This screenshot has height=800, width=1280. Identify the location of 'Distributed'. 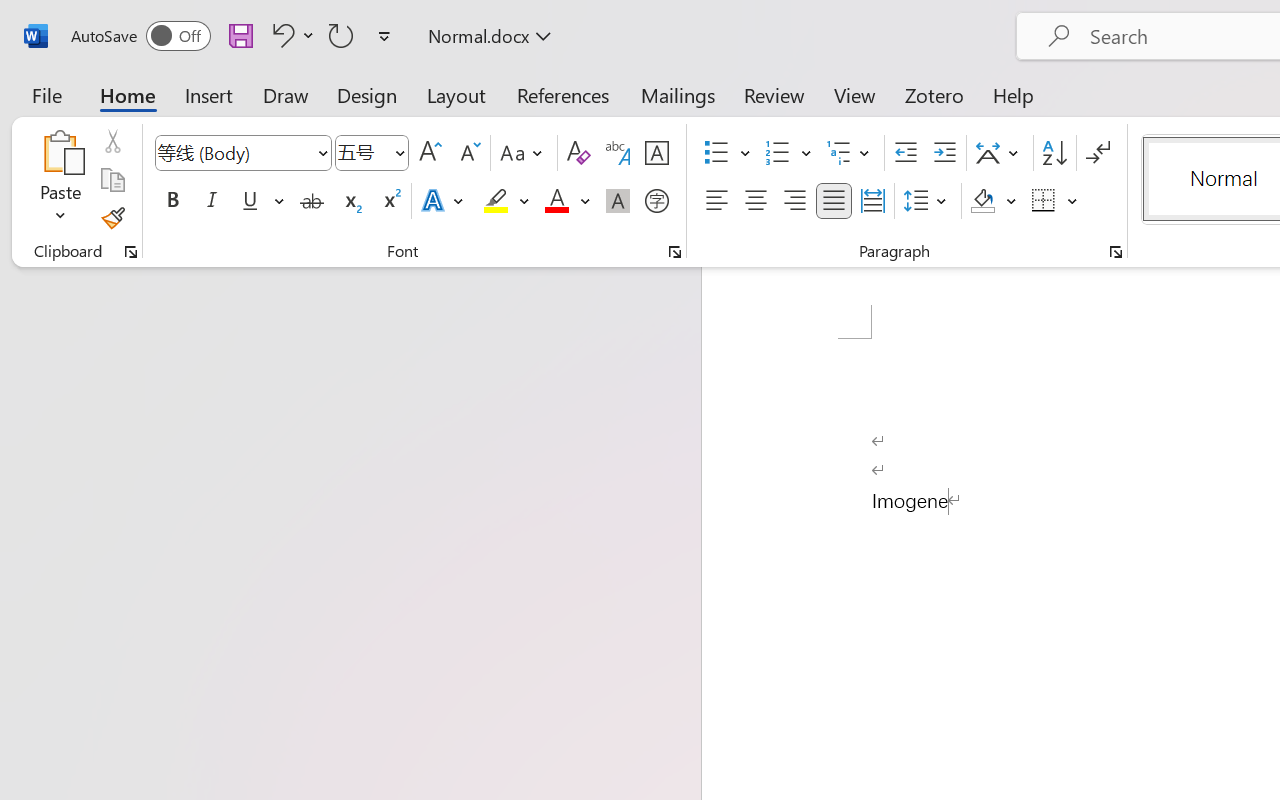
(872, 201).